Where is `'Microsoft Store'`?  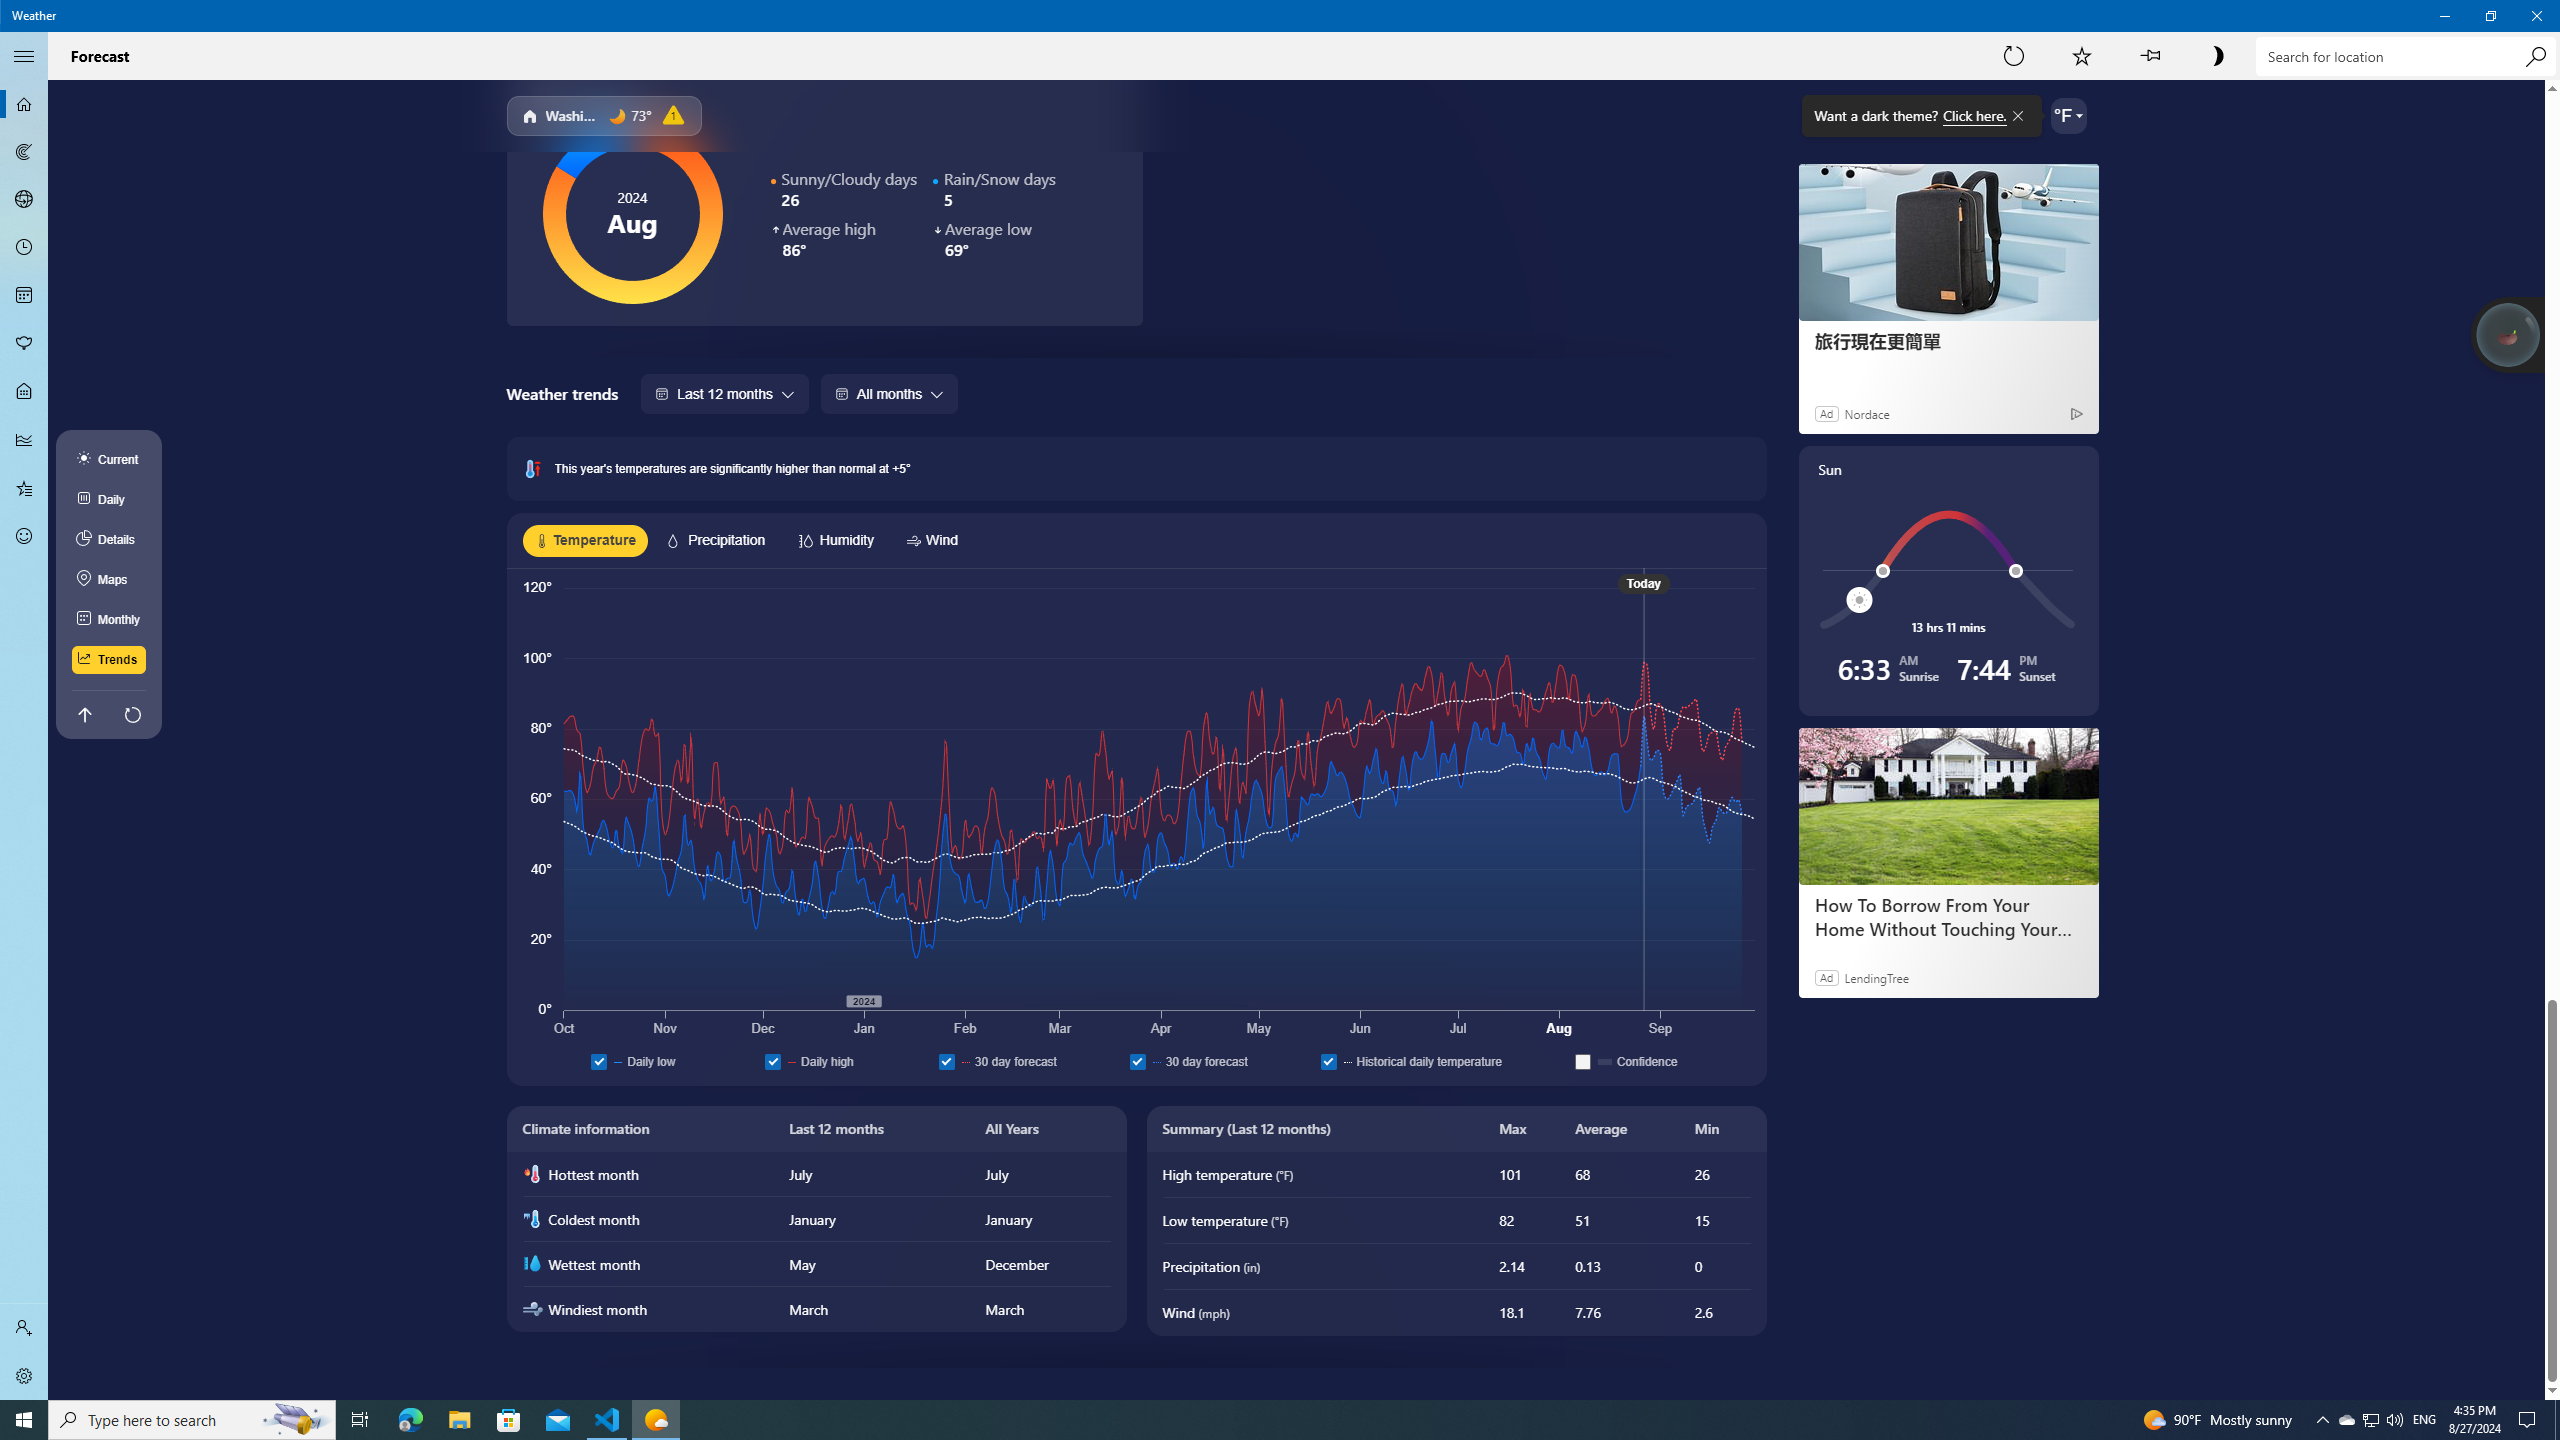
'Microsoft Store' is located at coordinates (509, 1418).